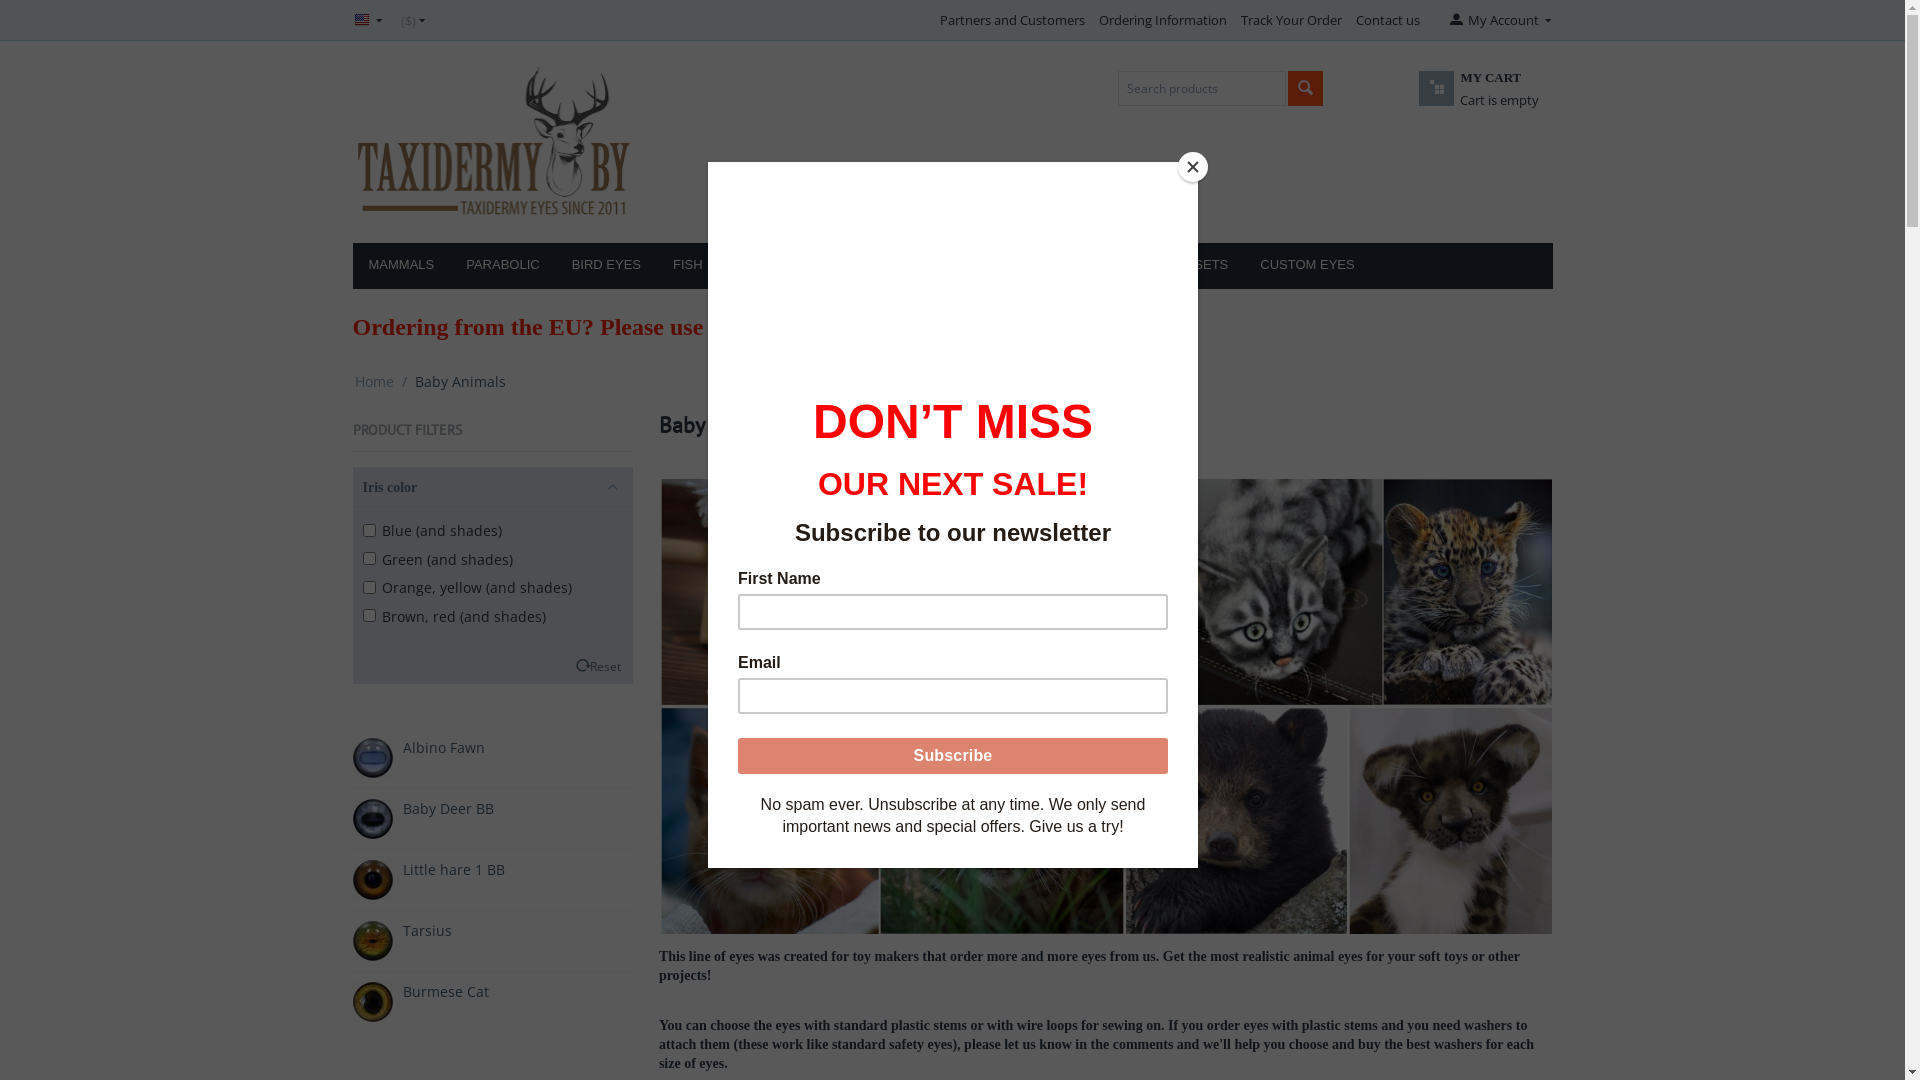 The width and height of the screenshot is (1920, 1080). What do you see at coordinates (605, 265) in the screenshot?
I see `'BIRD EYES'` at bounding box center [605, 265].